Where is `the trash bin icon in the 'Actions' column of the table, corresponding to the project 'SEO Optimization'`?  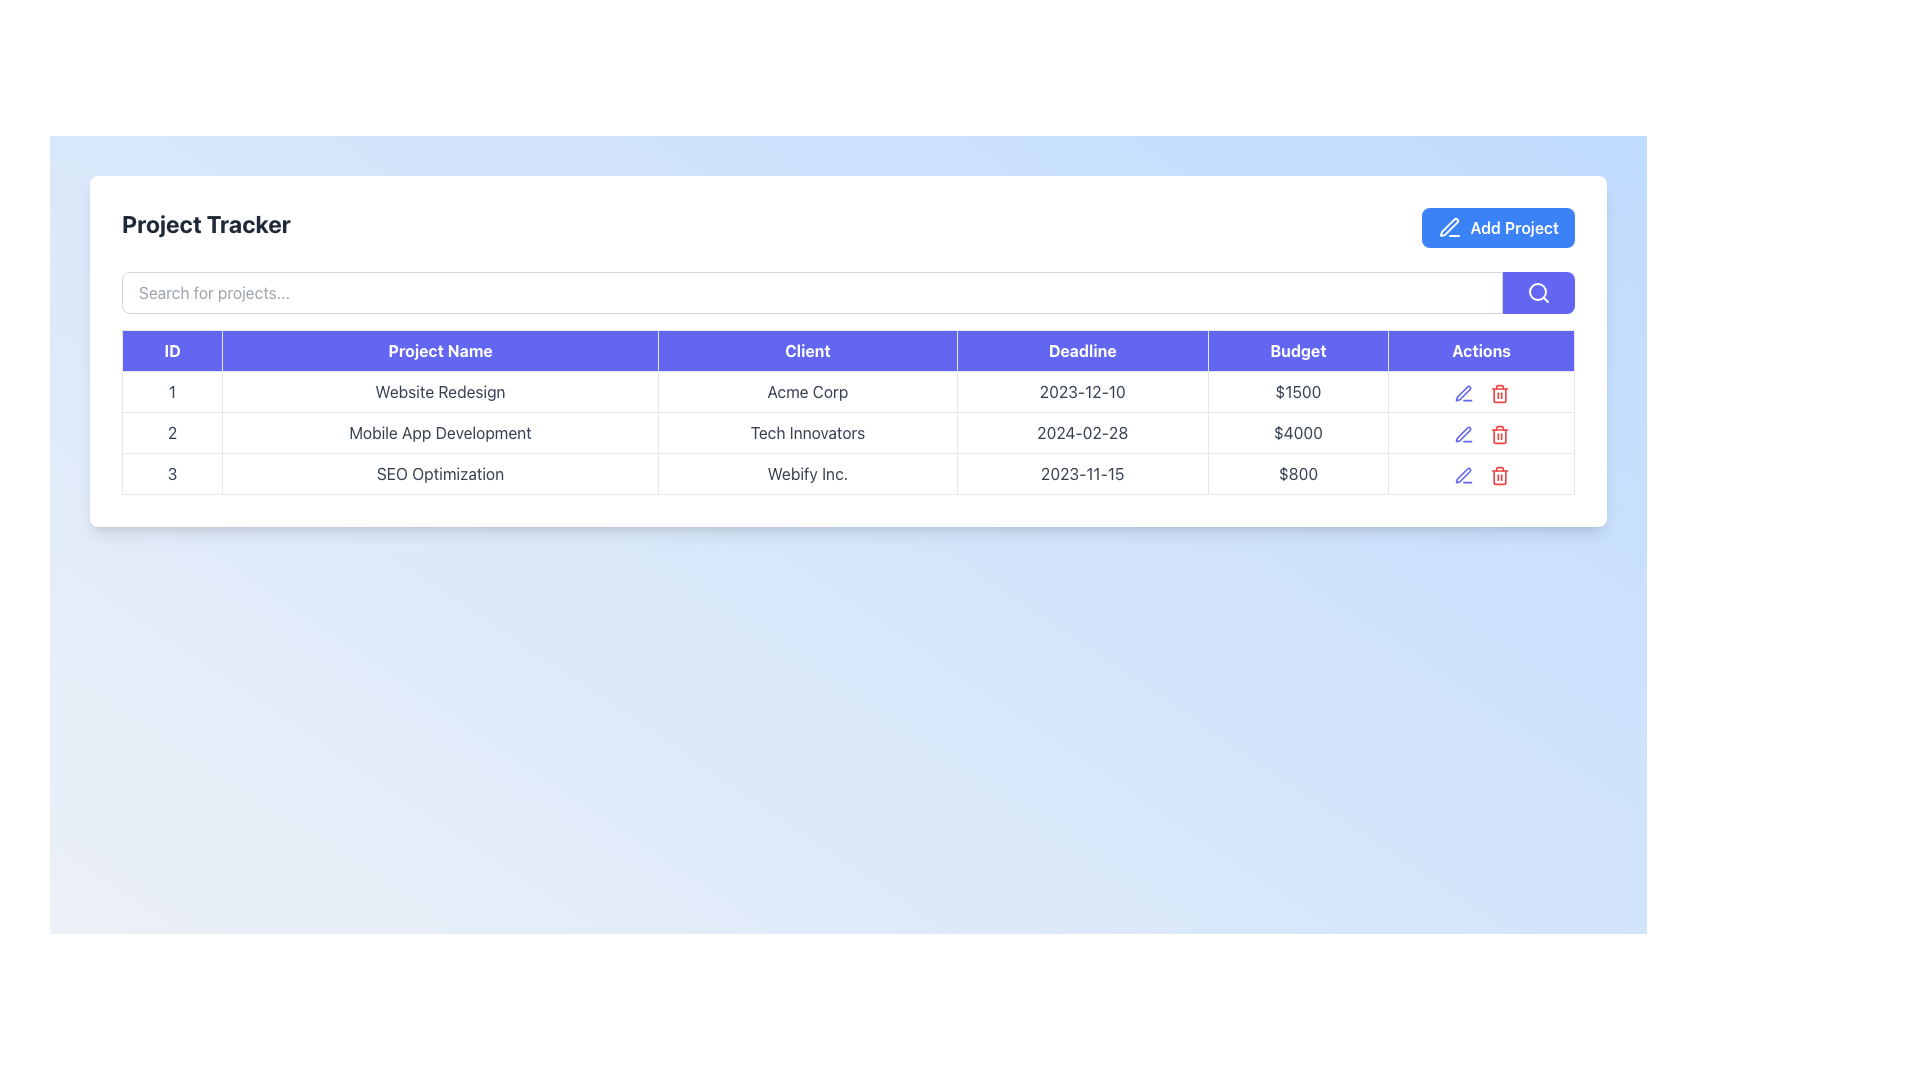 the trash bin icon in the 'Actions' column of the table, corresponding to the project 'SEO Optimization' is located at coordinates (1499, 477).